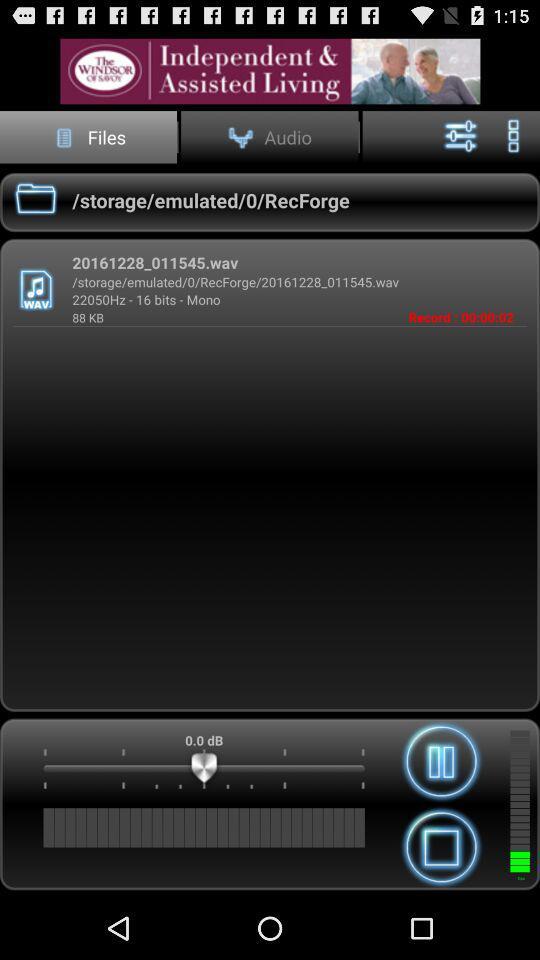  Describe the element at coordinates (270, 71) in the screenshot. I see `share the article` at that location.